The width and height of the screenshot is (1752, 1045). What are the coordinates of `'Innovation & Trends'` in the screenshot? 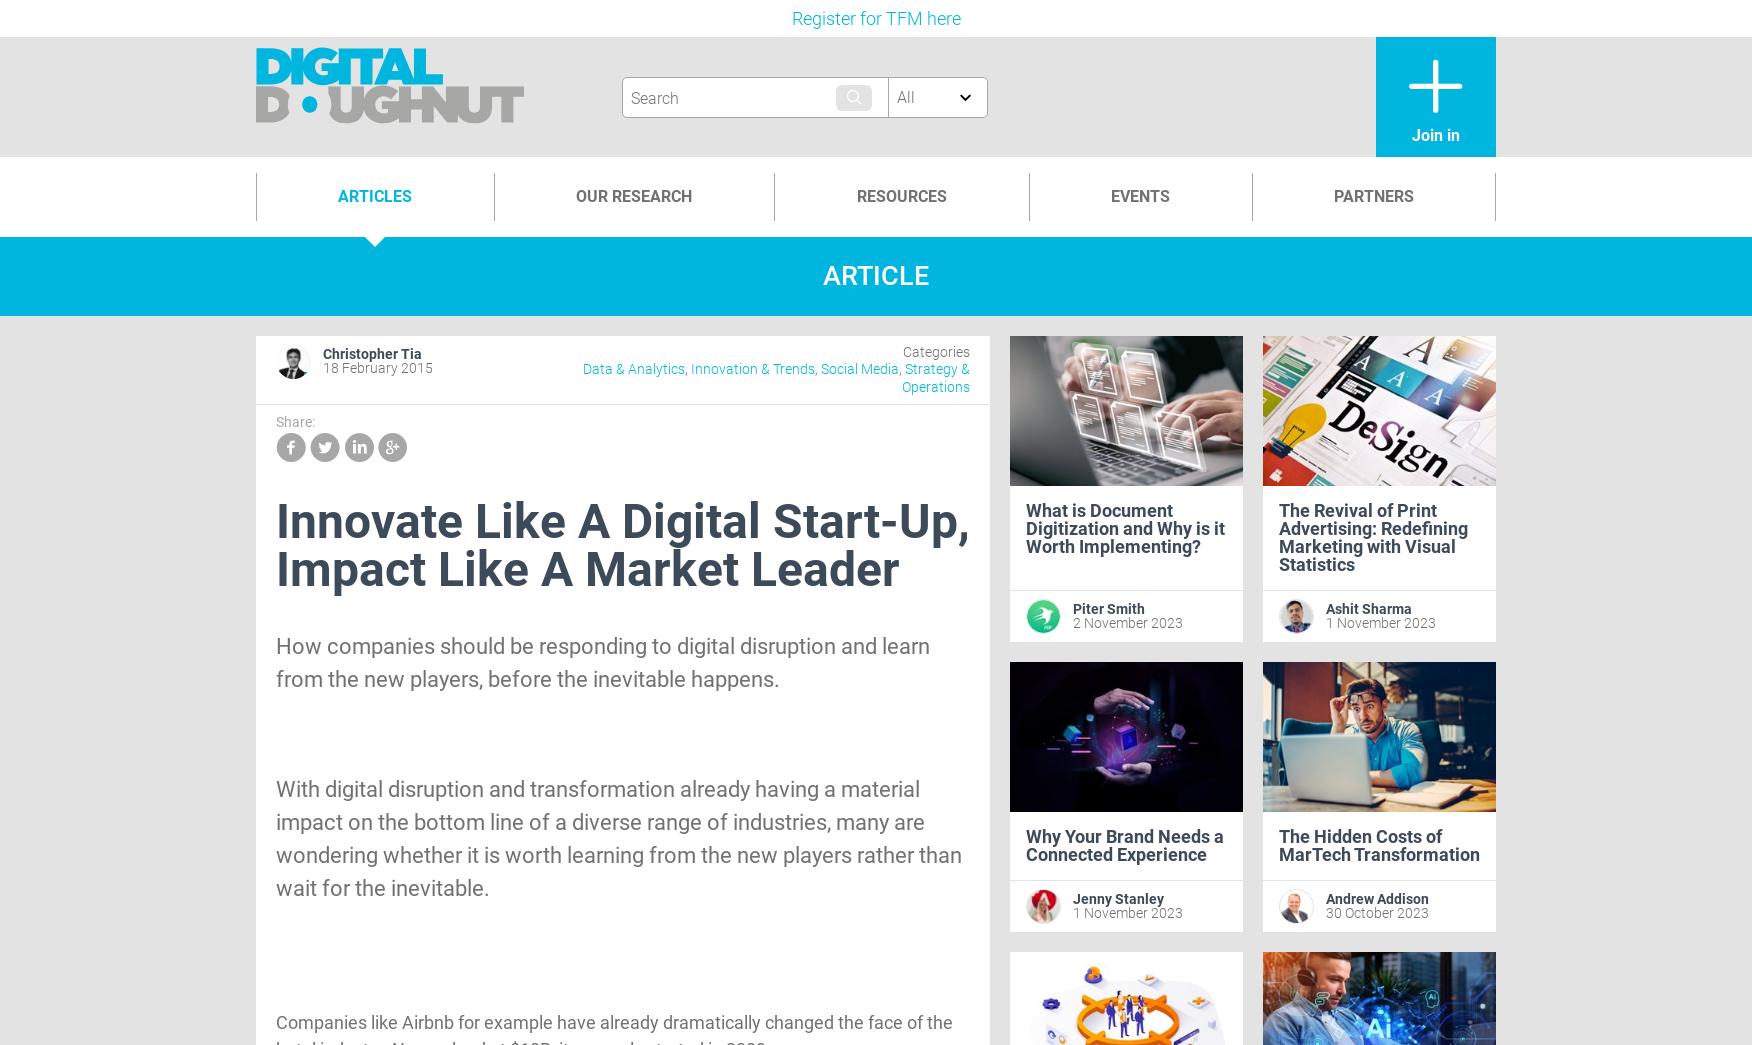 It's located at (689, 367).